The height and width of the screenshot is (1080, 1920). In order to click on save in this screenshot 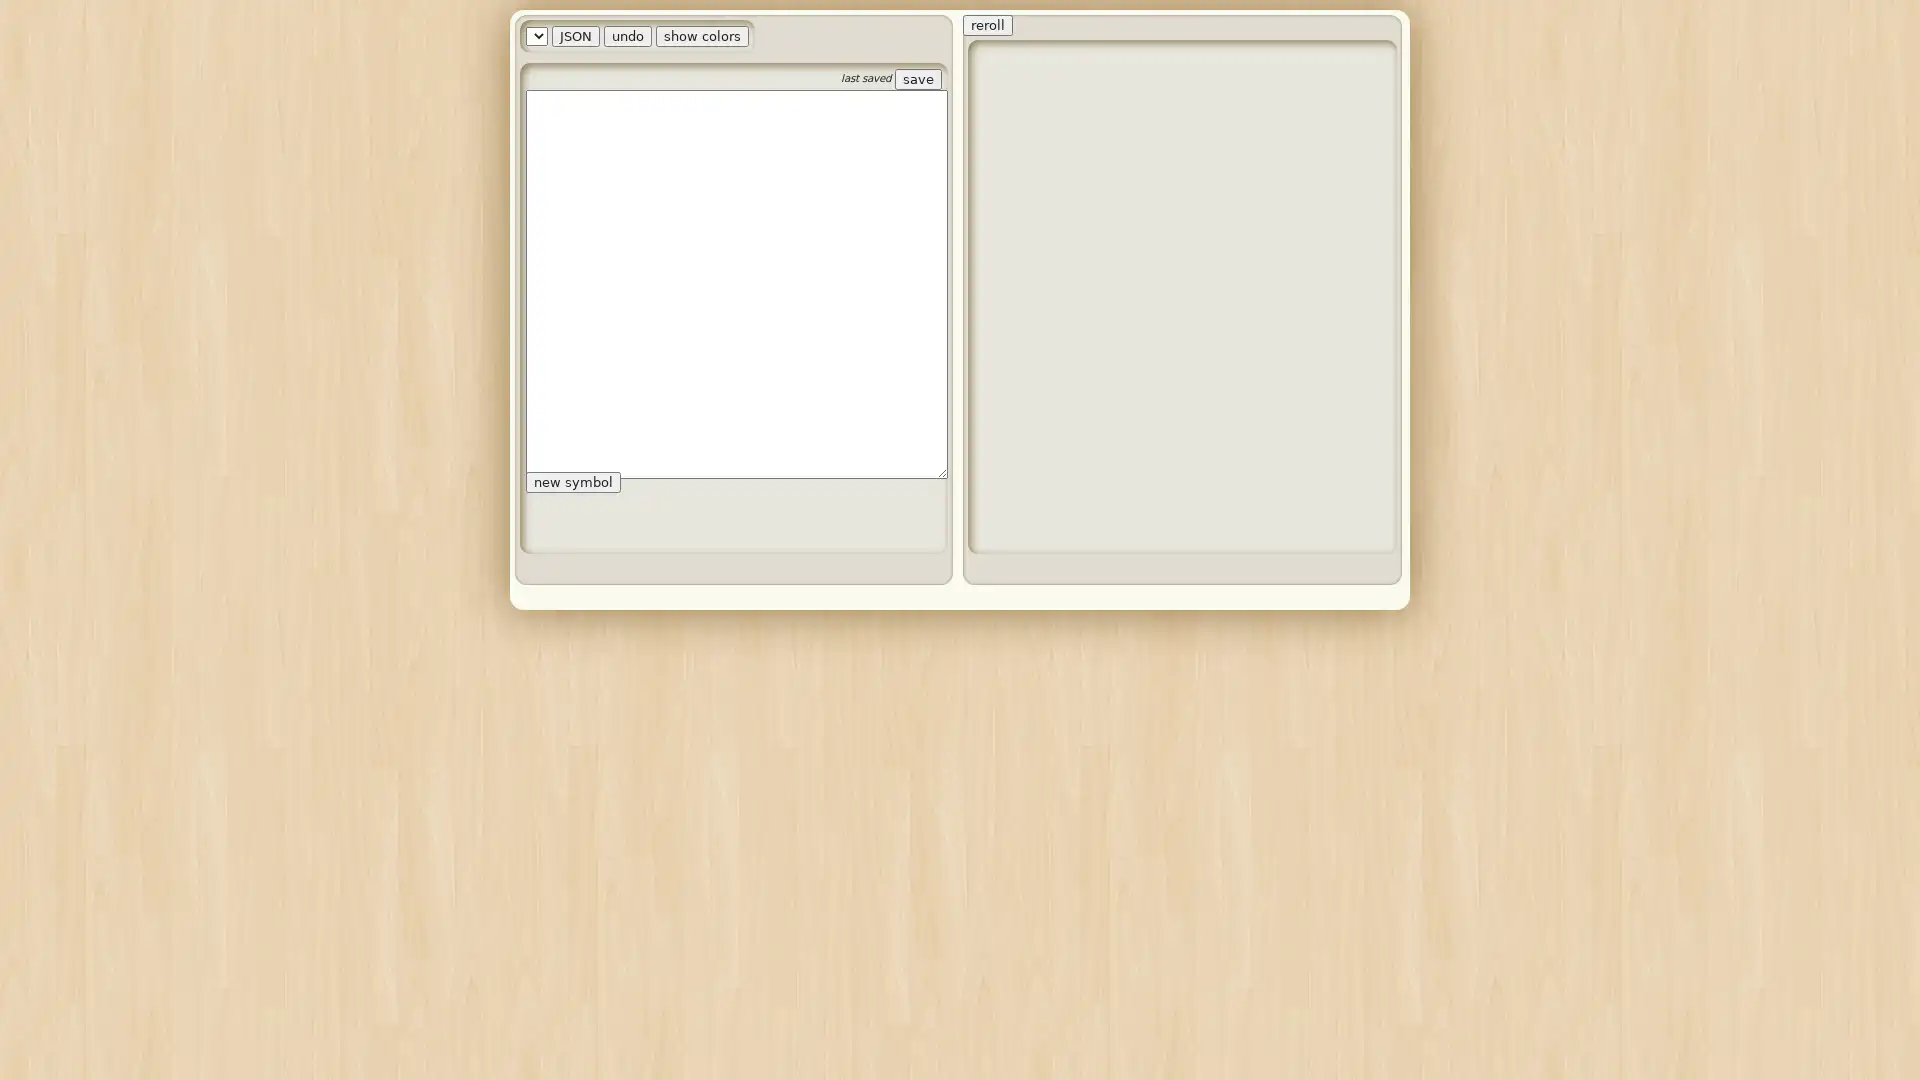, I will do `click(917, 78)`.